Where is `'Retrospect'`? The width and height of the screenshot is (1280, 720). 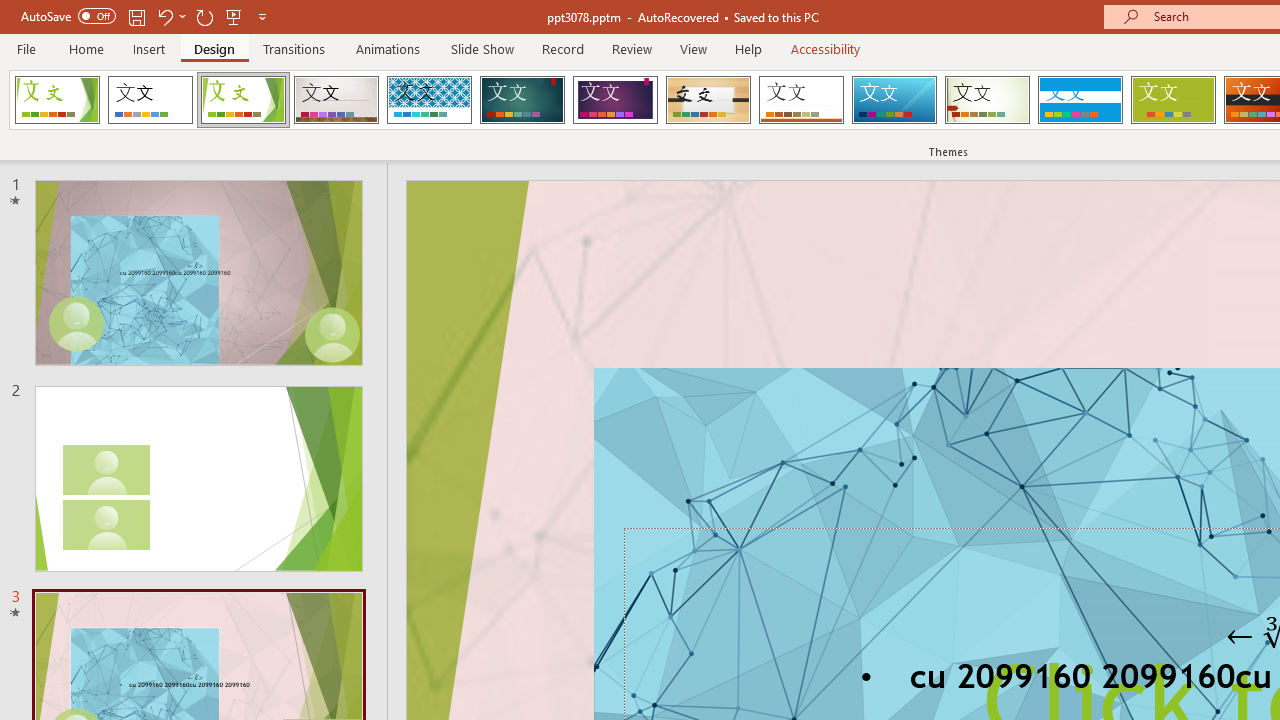
'Retrospect' is located at coordinates (801, 100).